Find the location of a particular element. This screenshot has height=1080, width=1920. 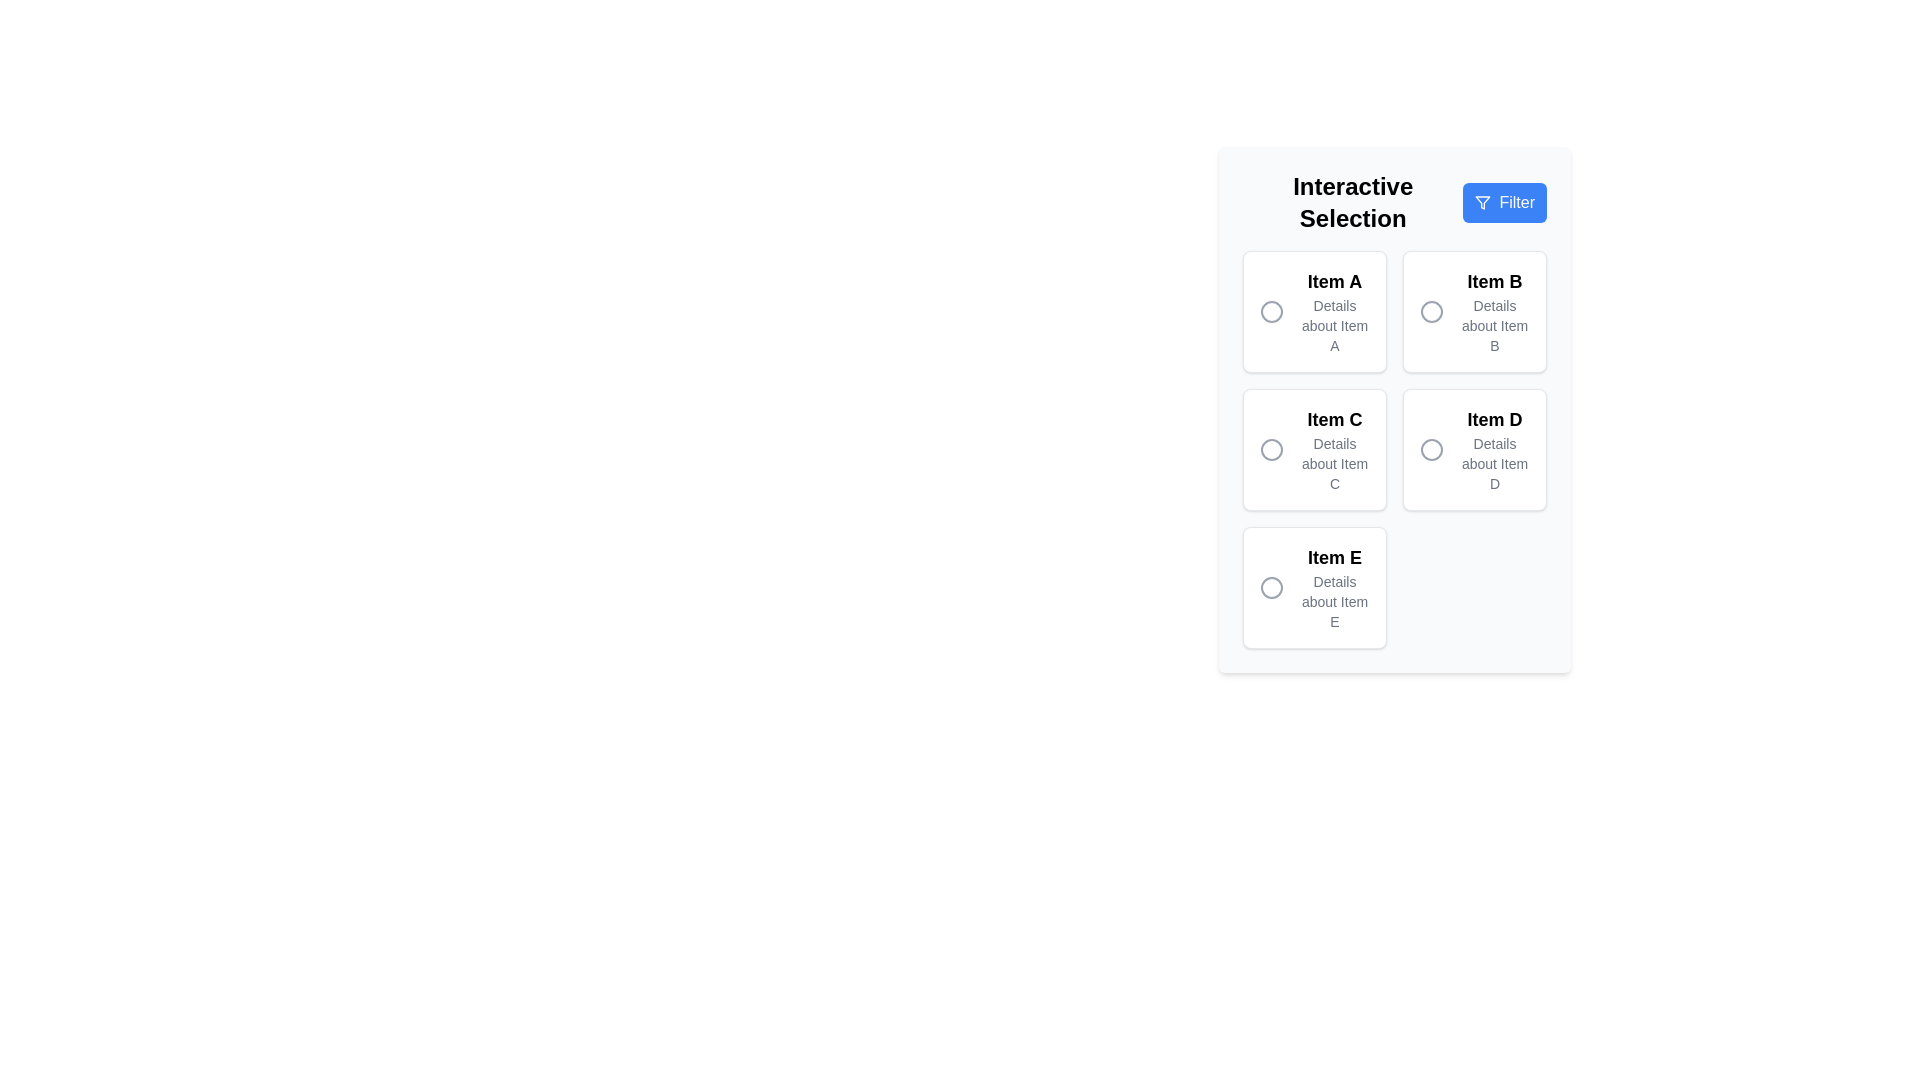

the radio button styled as a circular icon located within the card labeled 'Item B', positioned in the upper-right of the card and aligned to the left of the text 'Item B' is located at coordinates (1430, 312).